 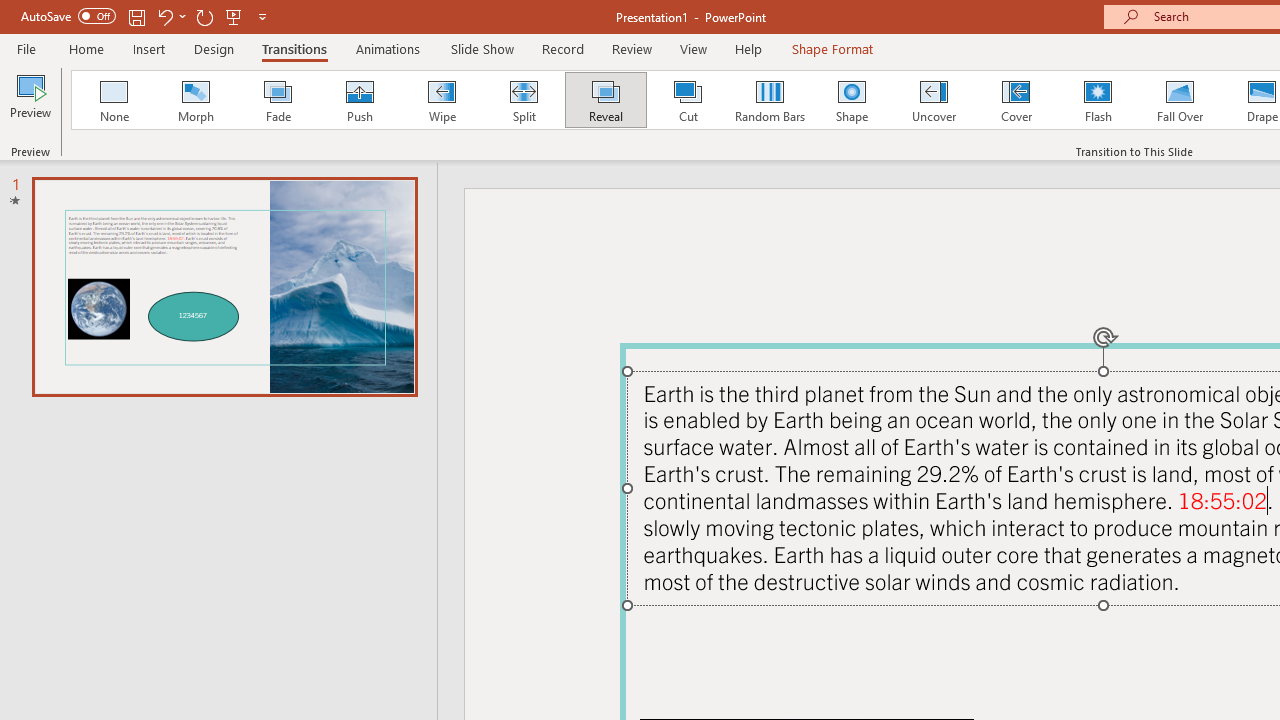 What do you see at coordinates (1016, 100) in the screenshot?
I see `'Cover'` at bounding box center [1016, 100].